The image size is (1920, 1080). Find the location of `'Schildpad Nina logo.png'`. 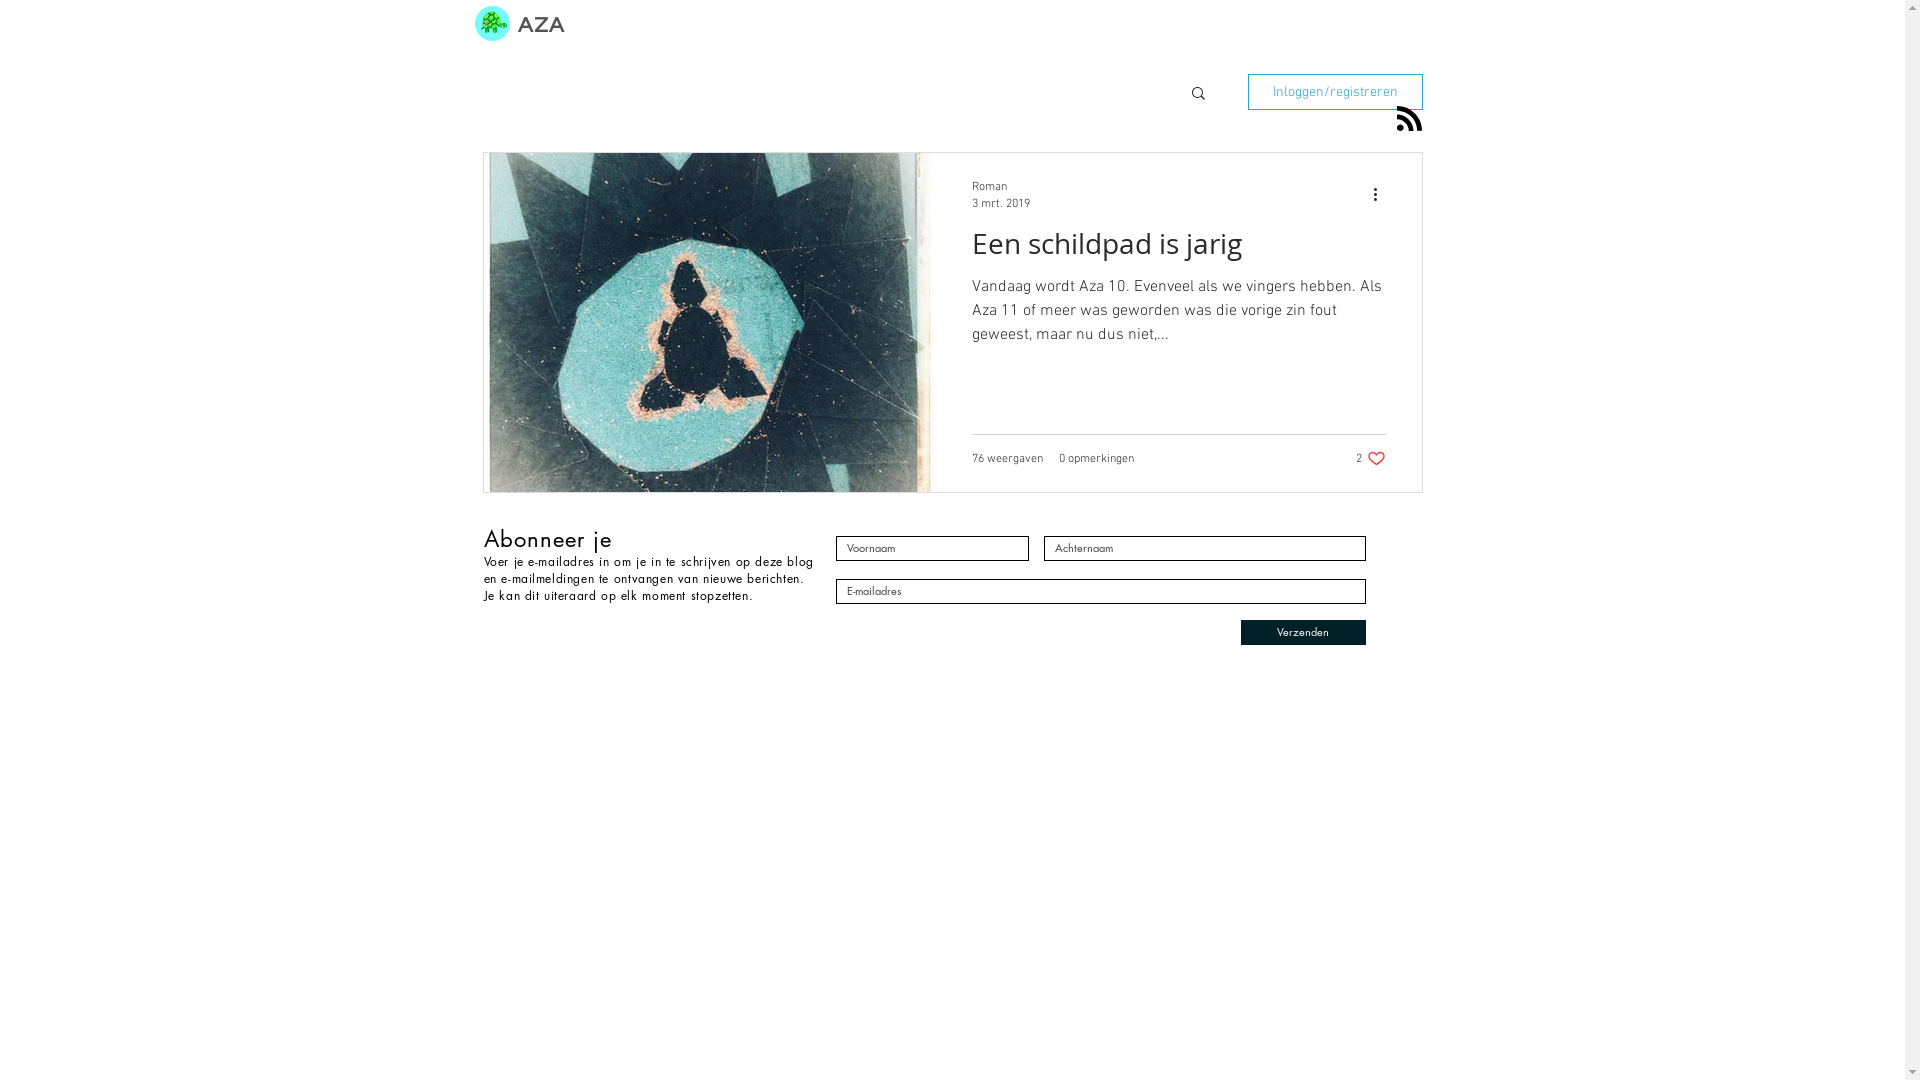

'Schildpad Nina logo.png' is located at coordinates (473, 23).